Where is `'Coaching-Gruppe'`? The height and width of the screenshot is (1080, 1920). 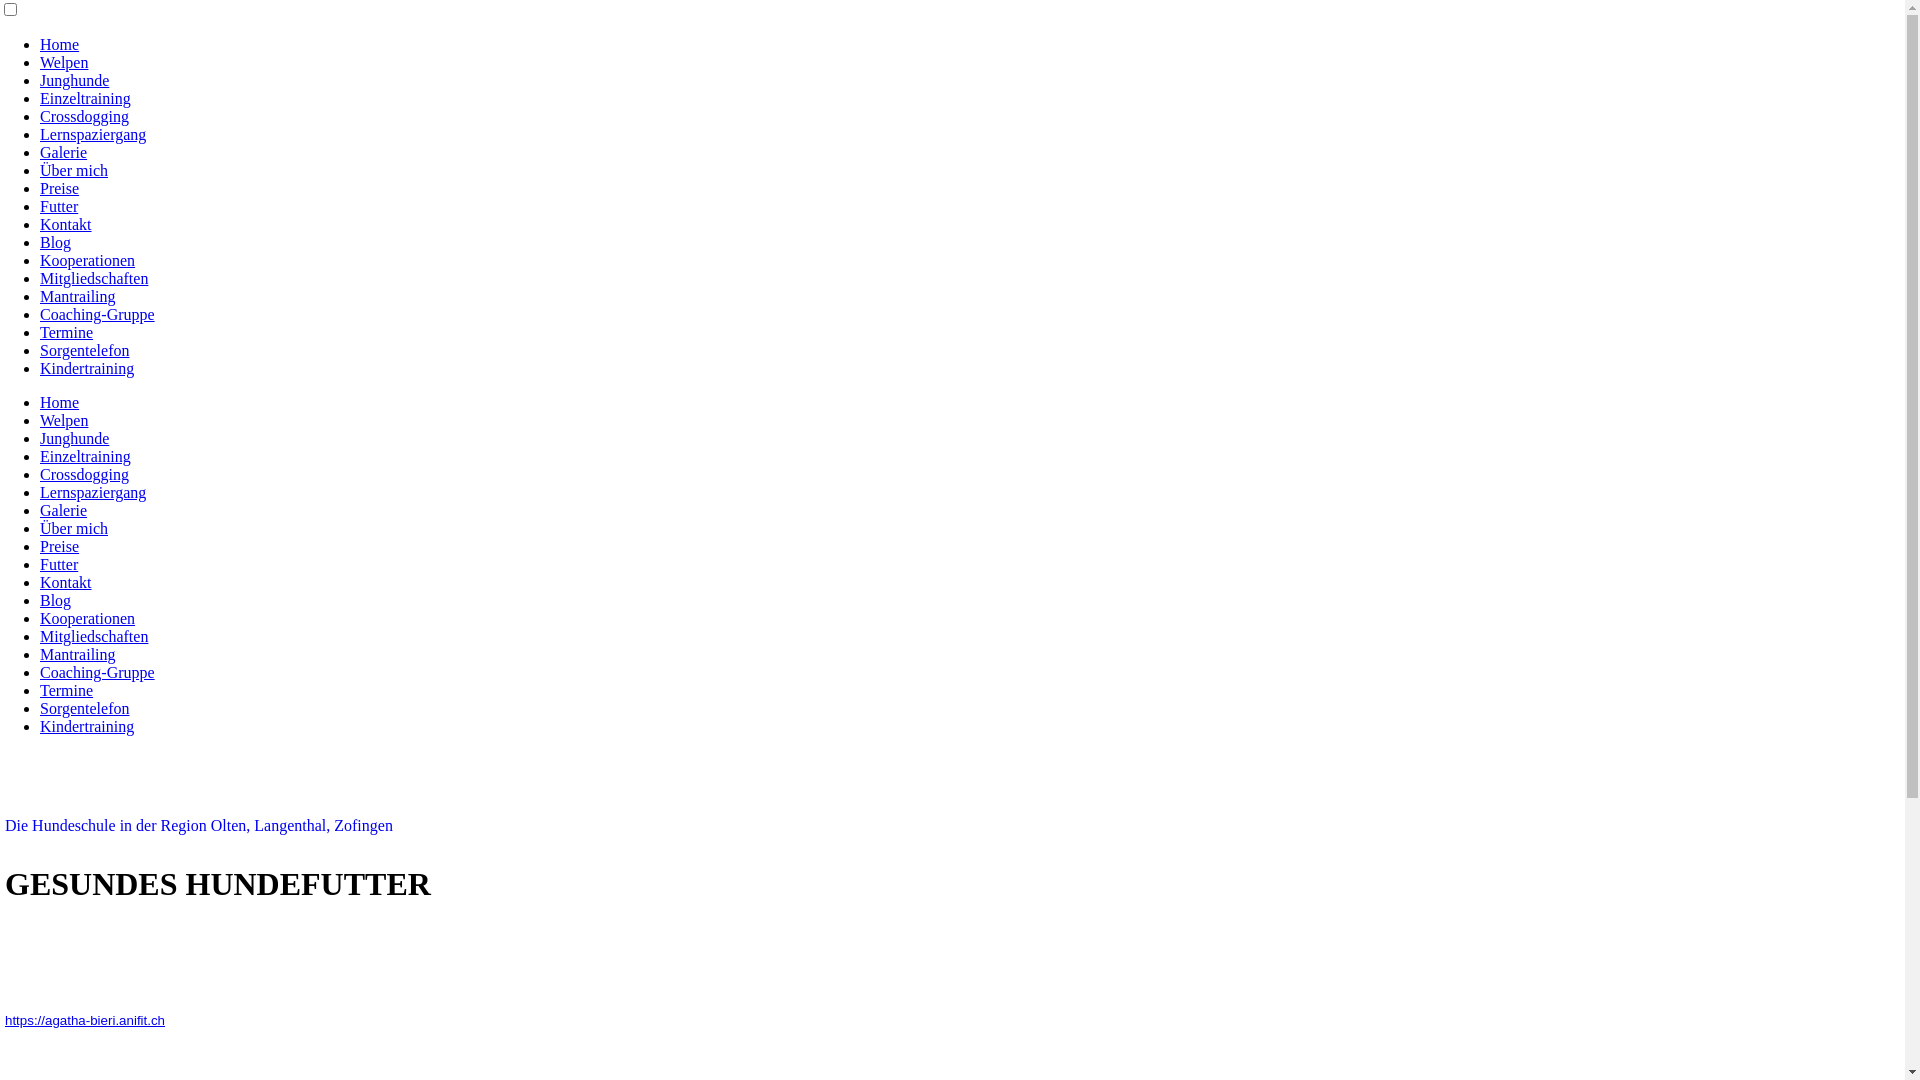
'Coaching-Gruppe' is located at coordinates (96, 672).